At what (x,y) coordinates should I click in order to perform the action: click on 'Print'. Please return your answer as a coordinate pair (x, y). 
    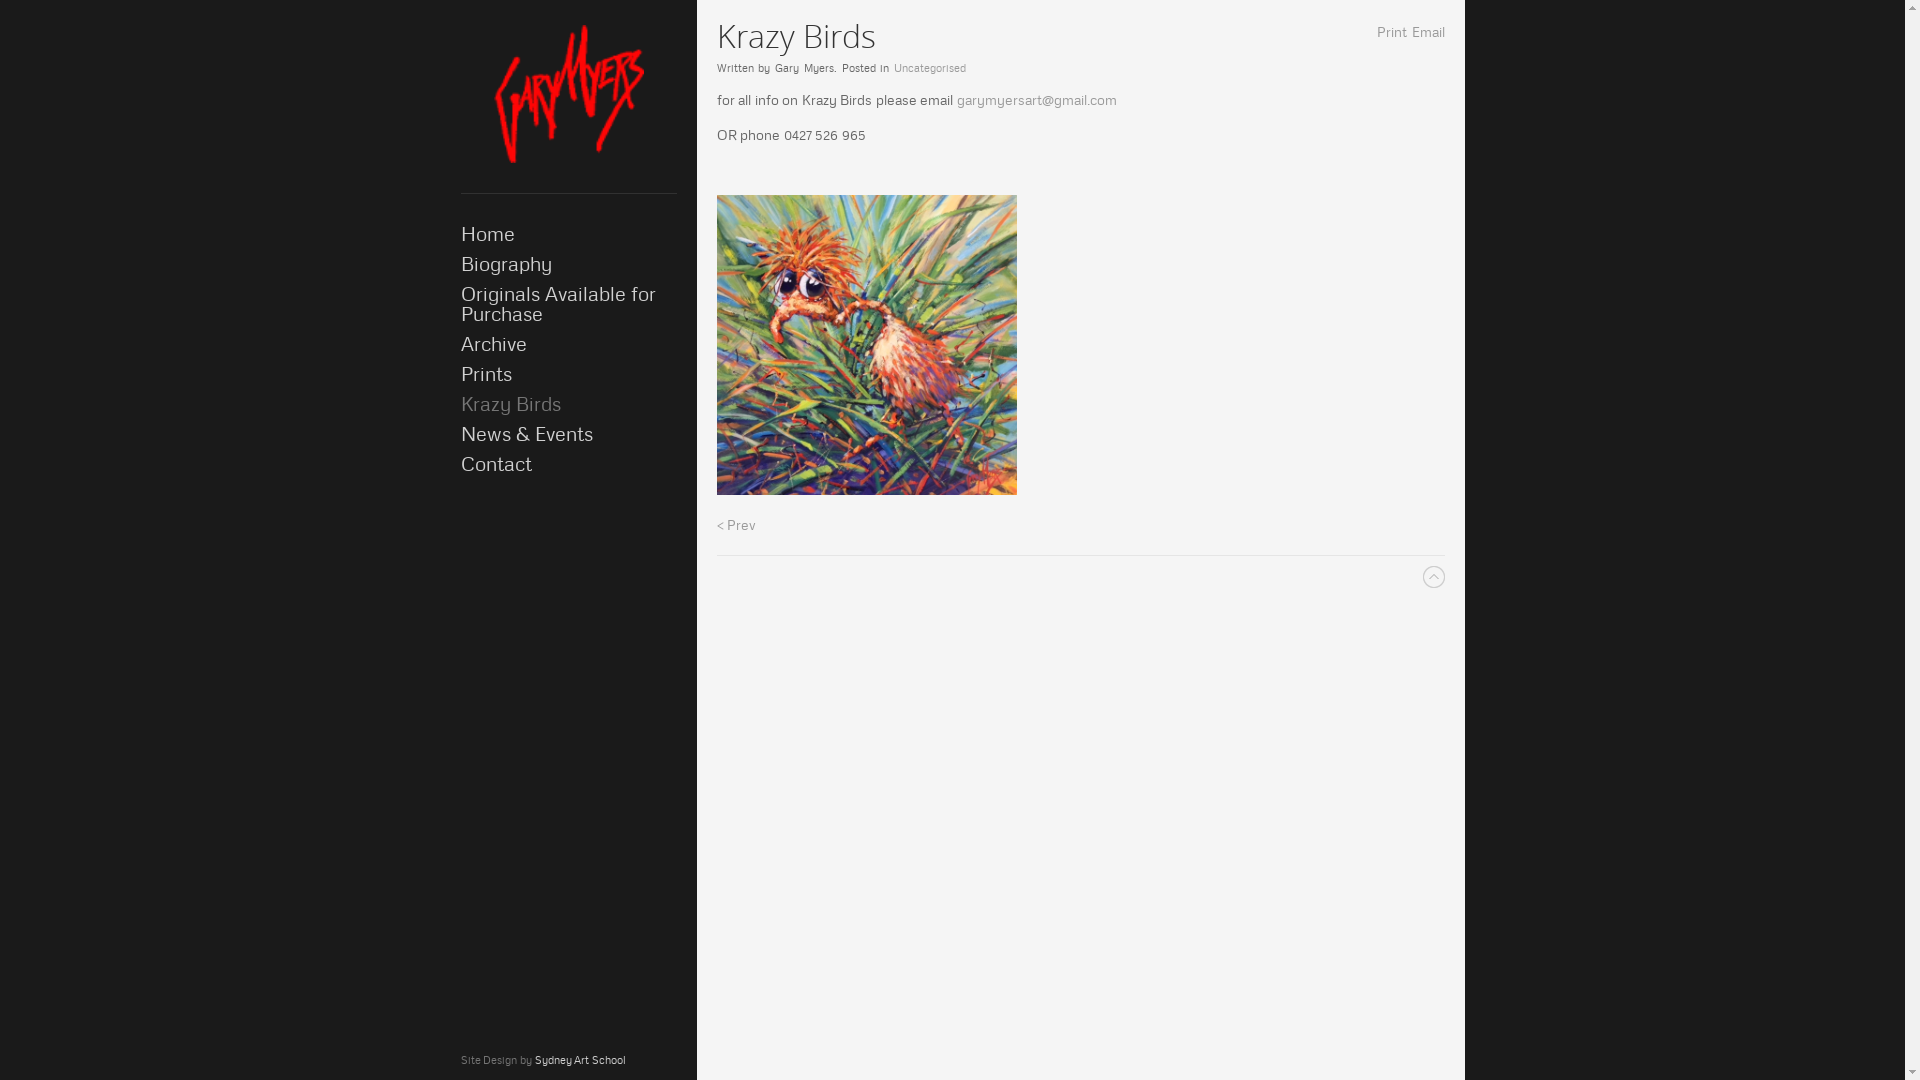
    Looking at the image, I should click on (1375, 31).